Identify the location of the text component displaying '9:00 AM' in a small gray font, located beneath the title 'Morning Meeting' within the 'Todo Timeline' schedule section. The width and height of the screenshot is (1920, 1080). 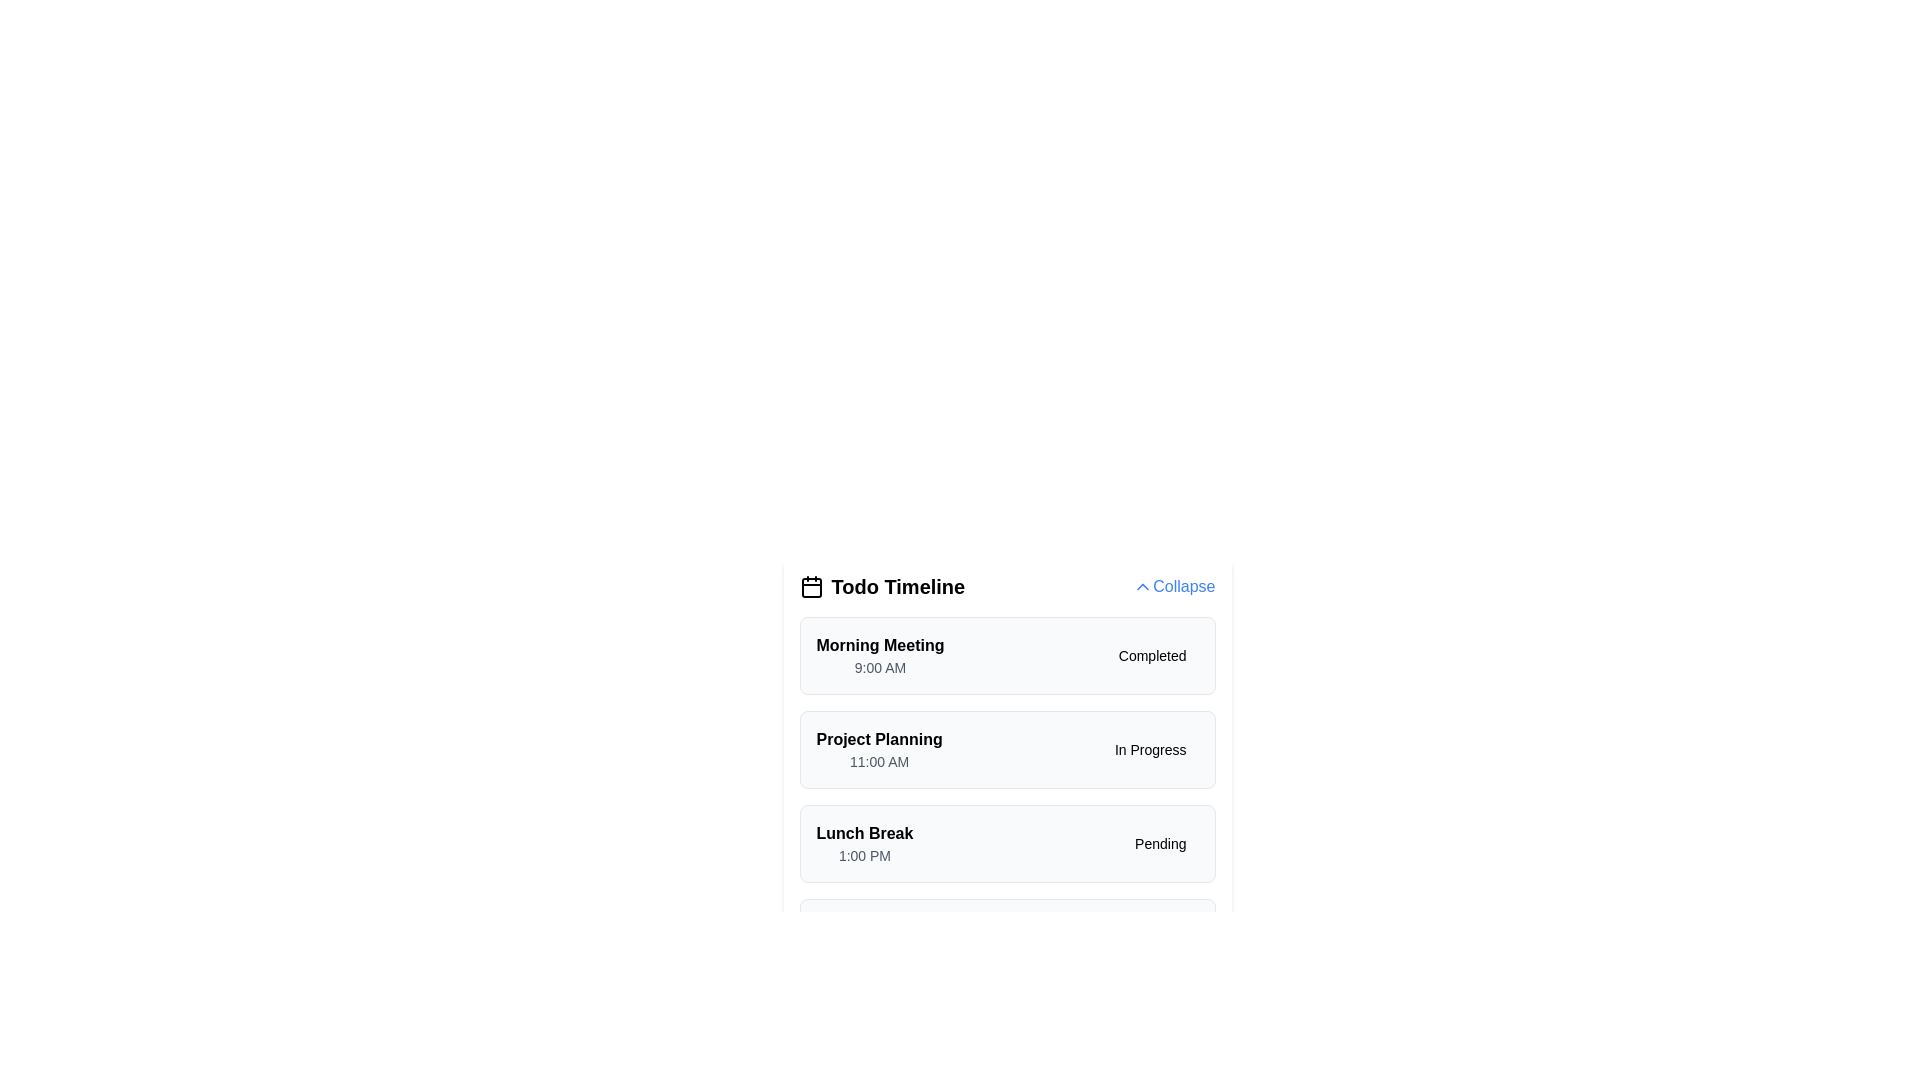
(880, 667).